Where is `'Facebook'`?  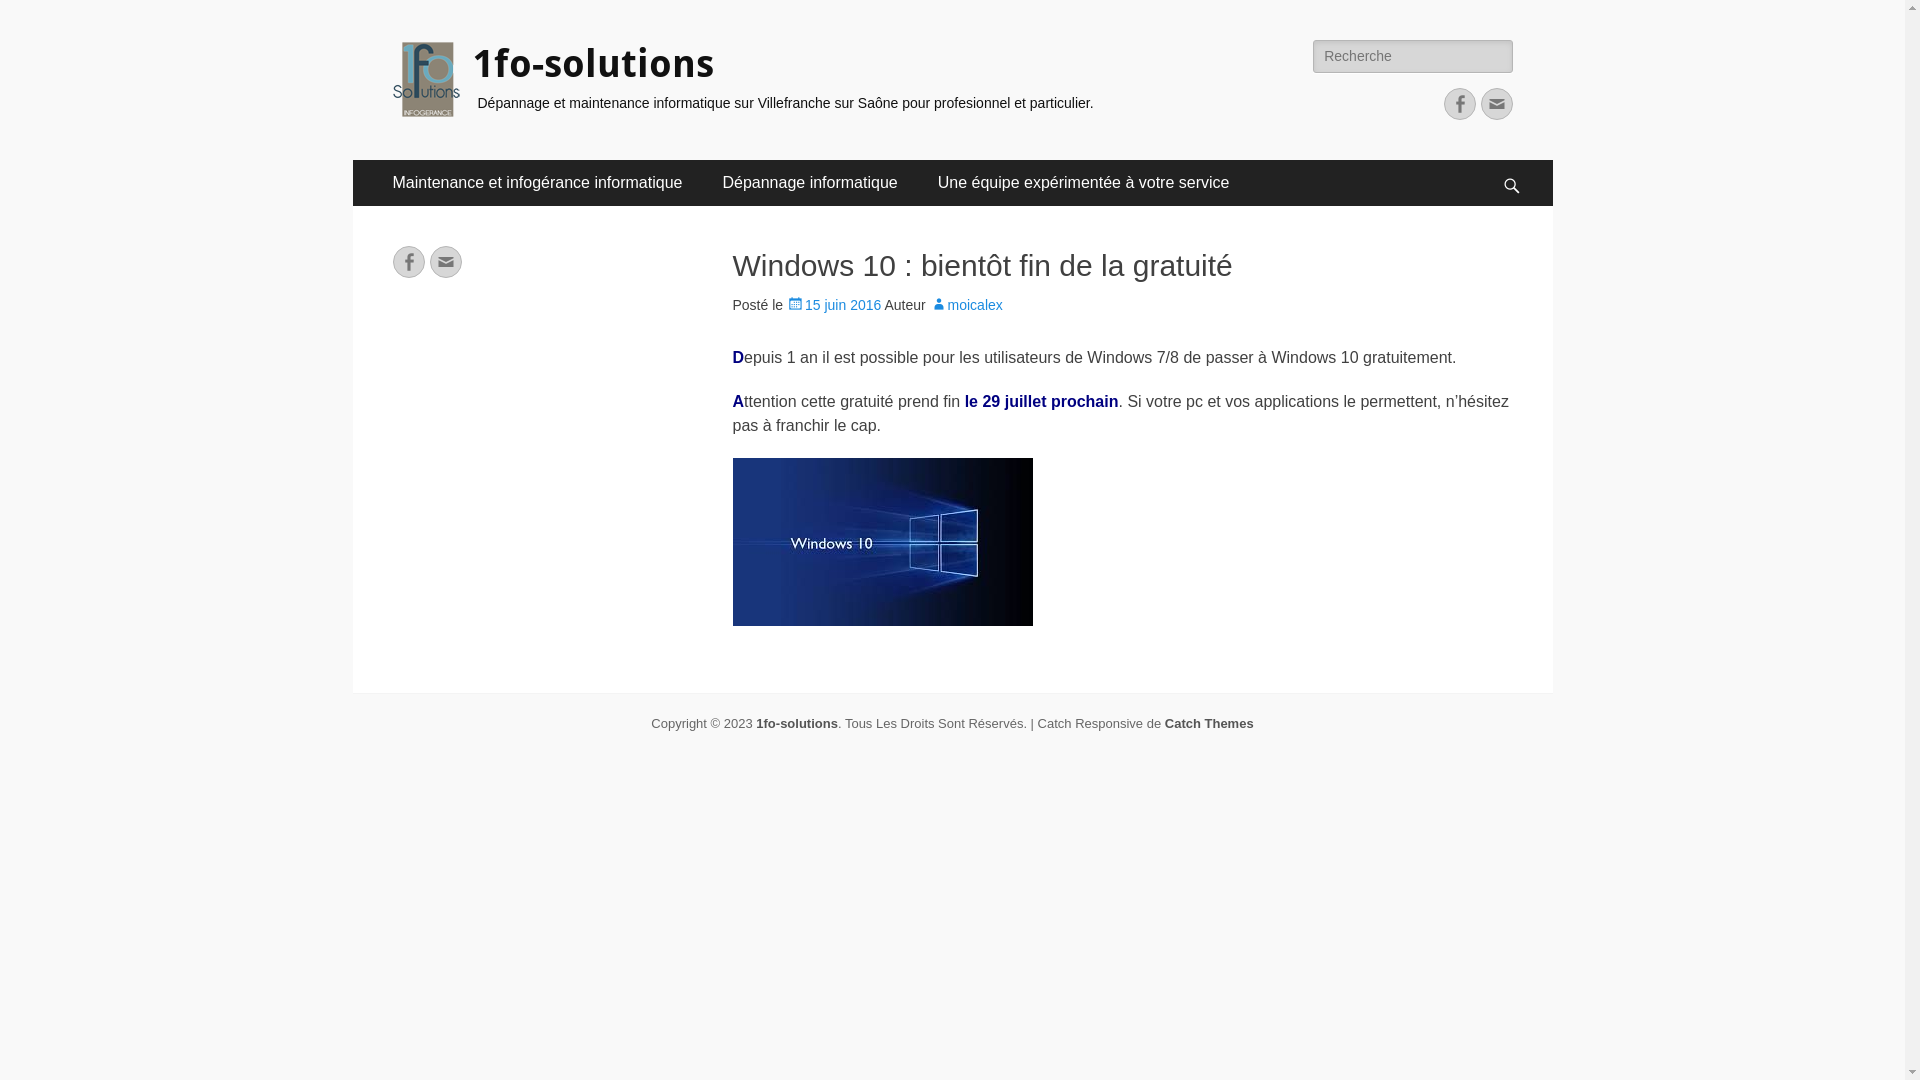
'Facebook' is located at coordinates (407, 261).